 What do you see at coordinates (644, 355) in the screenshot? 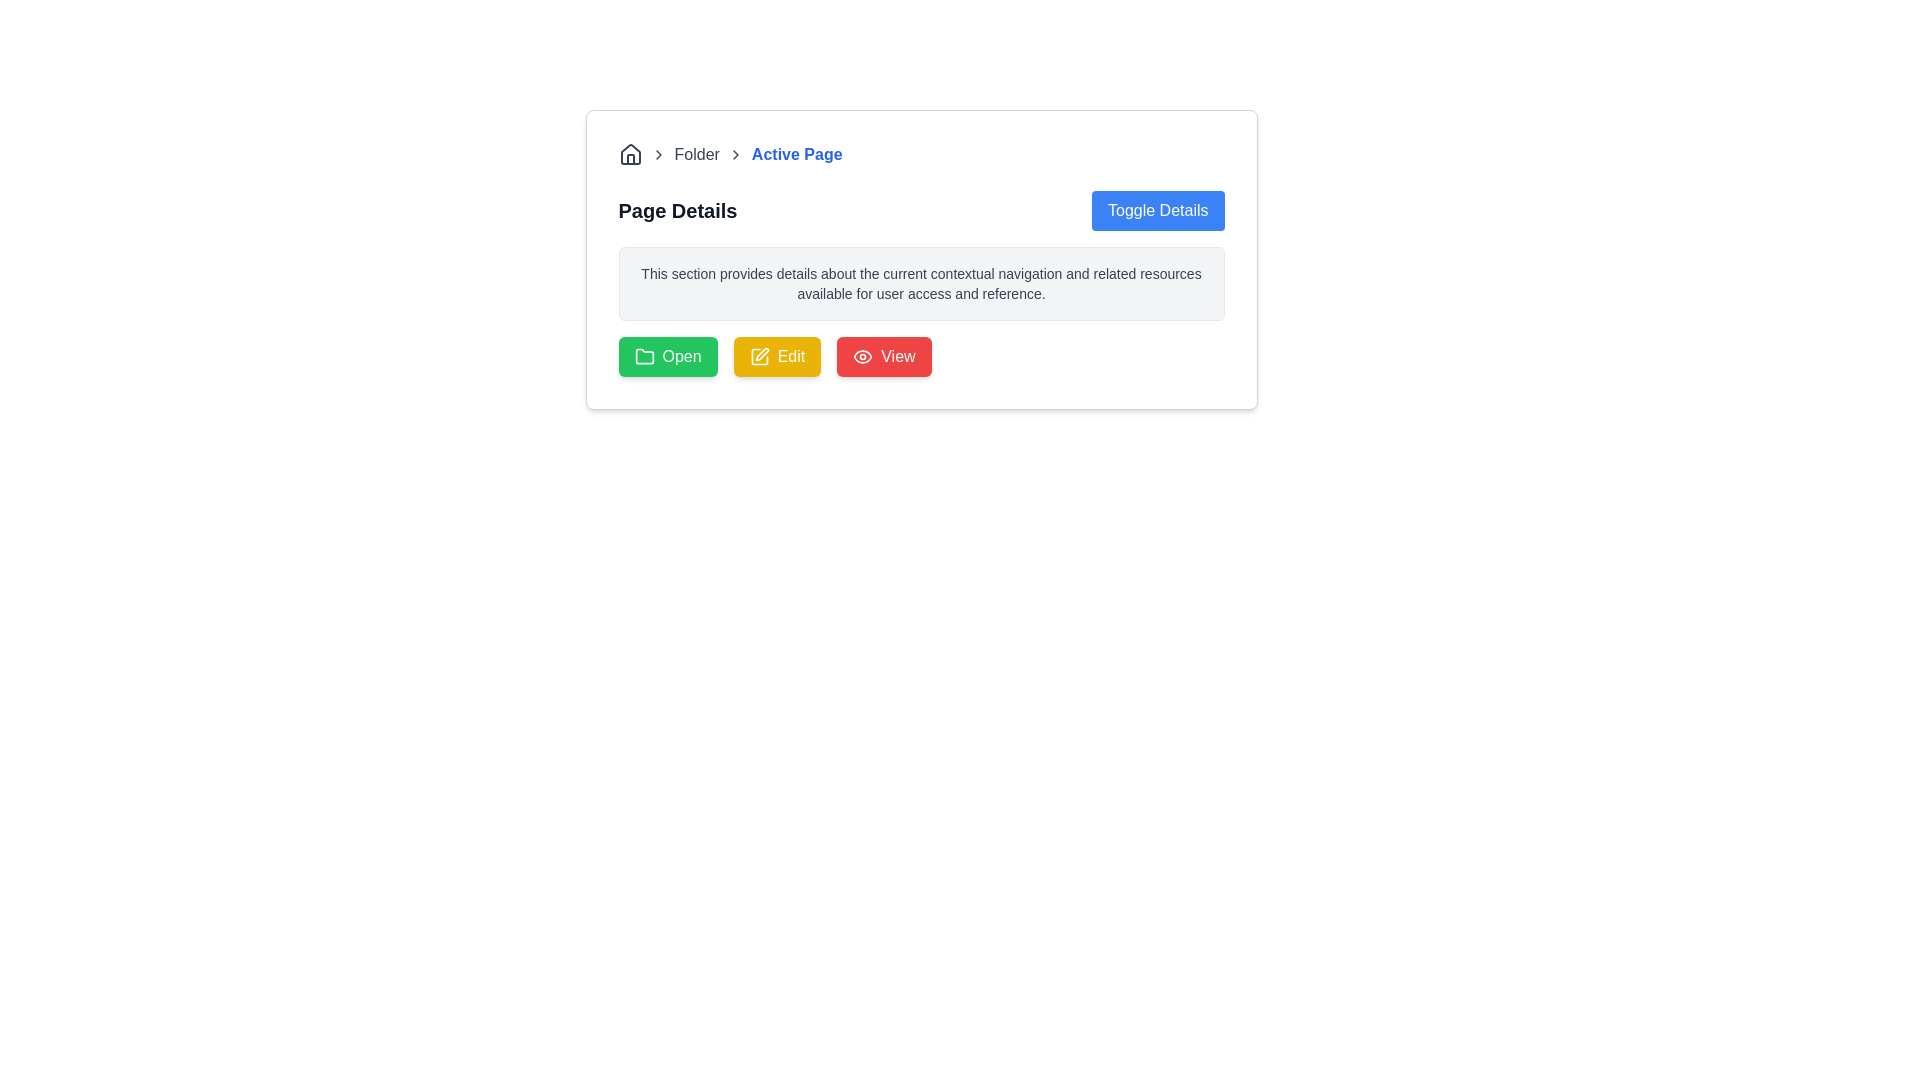
I see `the folder icon located to the left of the green 'Open' button, which is styled with rounded edges and a simple line-based graphic` at bounding box center [644, 355].